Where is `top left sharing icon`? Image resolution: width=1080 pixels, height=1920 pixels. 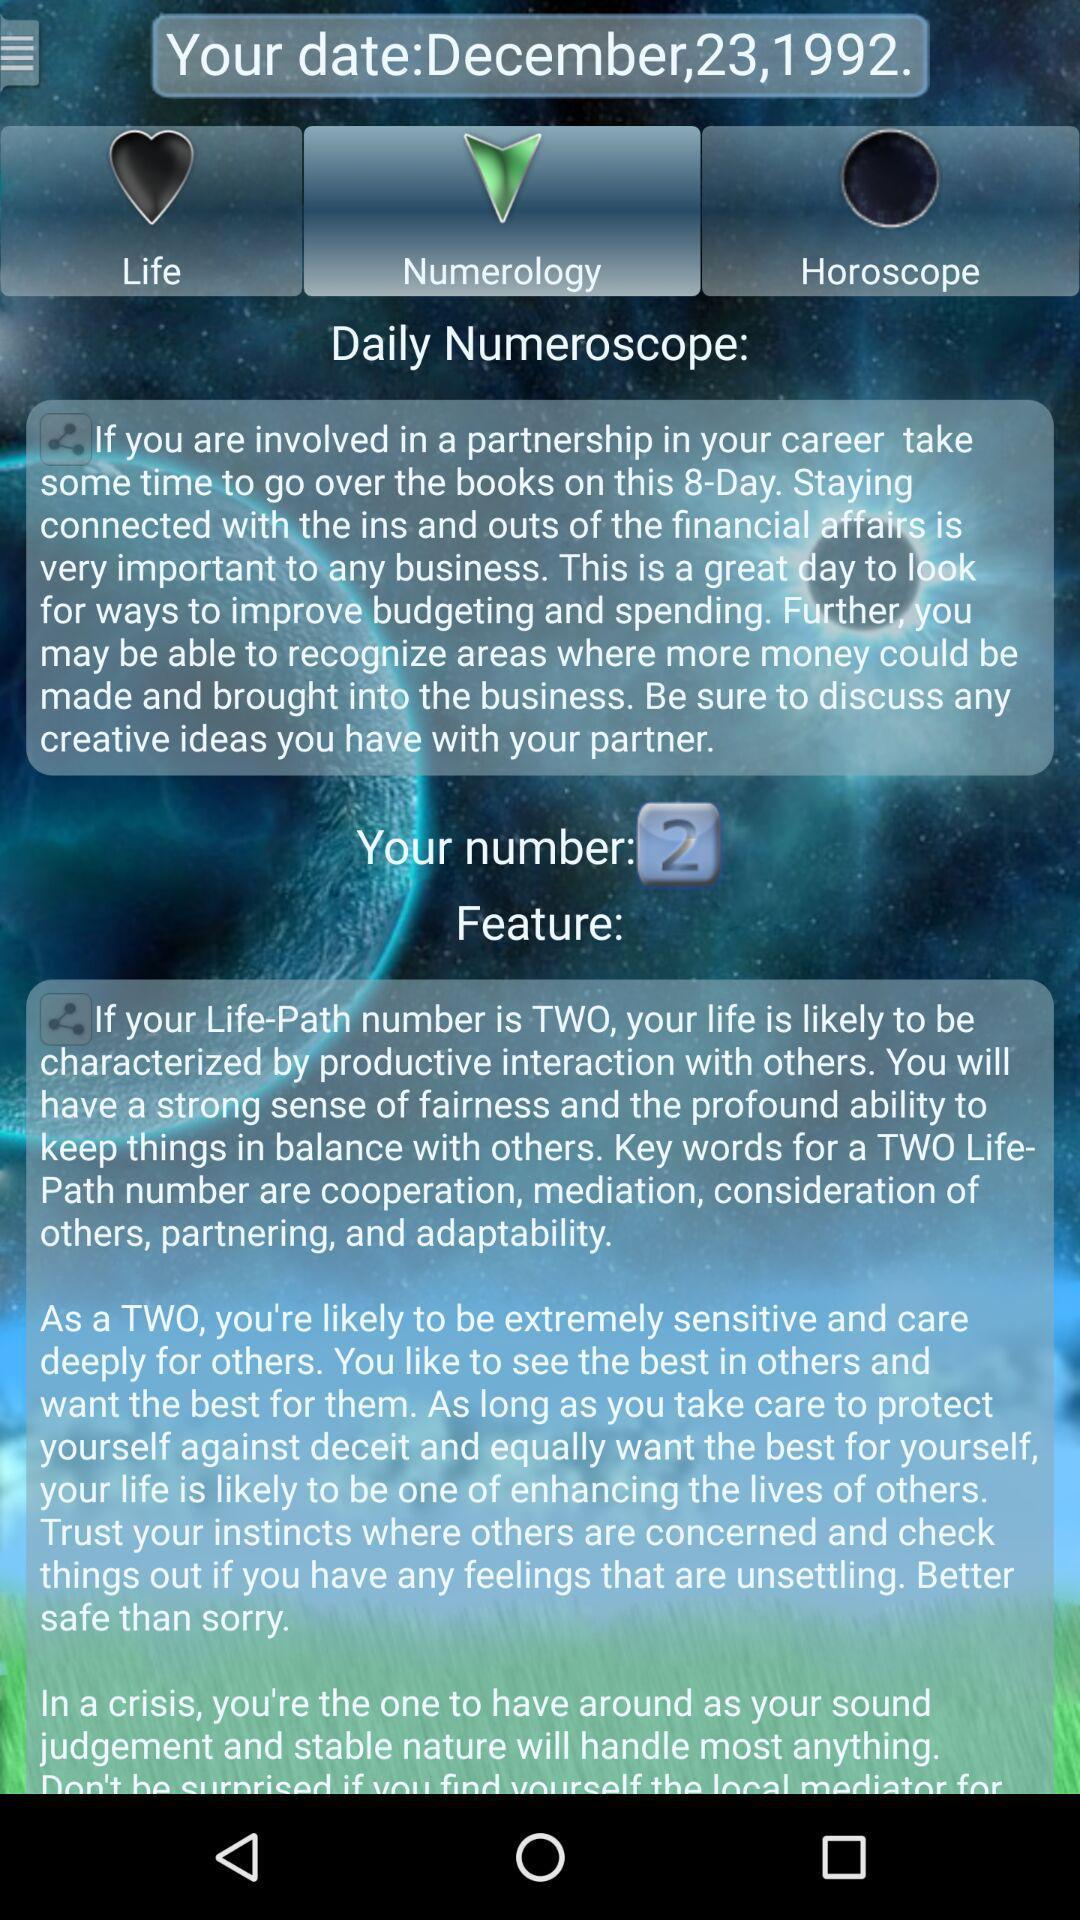
top left sharing icon is located at coordinates (64, 438).